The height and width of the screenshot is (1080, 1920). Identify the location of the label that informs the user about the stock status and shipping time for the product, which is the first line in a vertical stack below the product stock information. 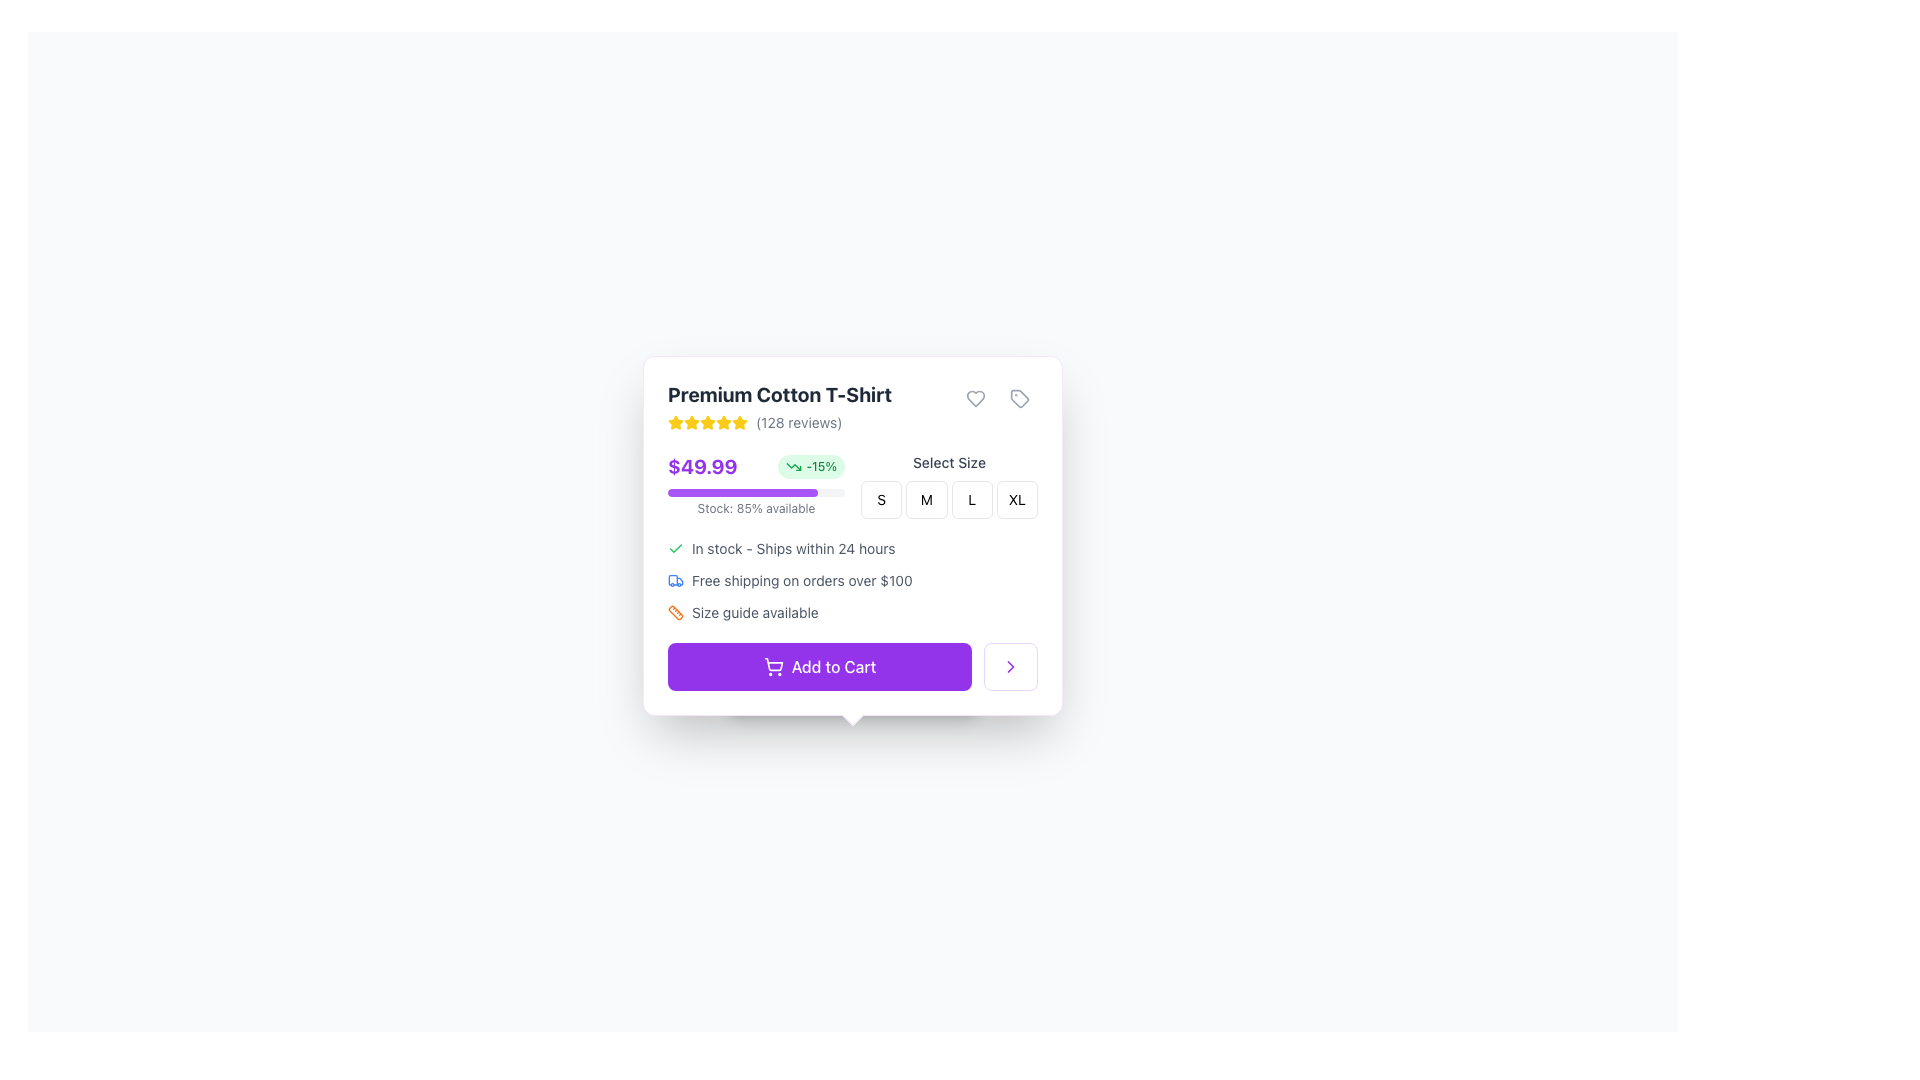
(853, 548).